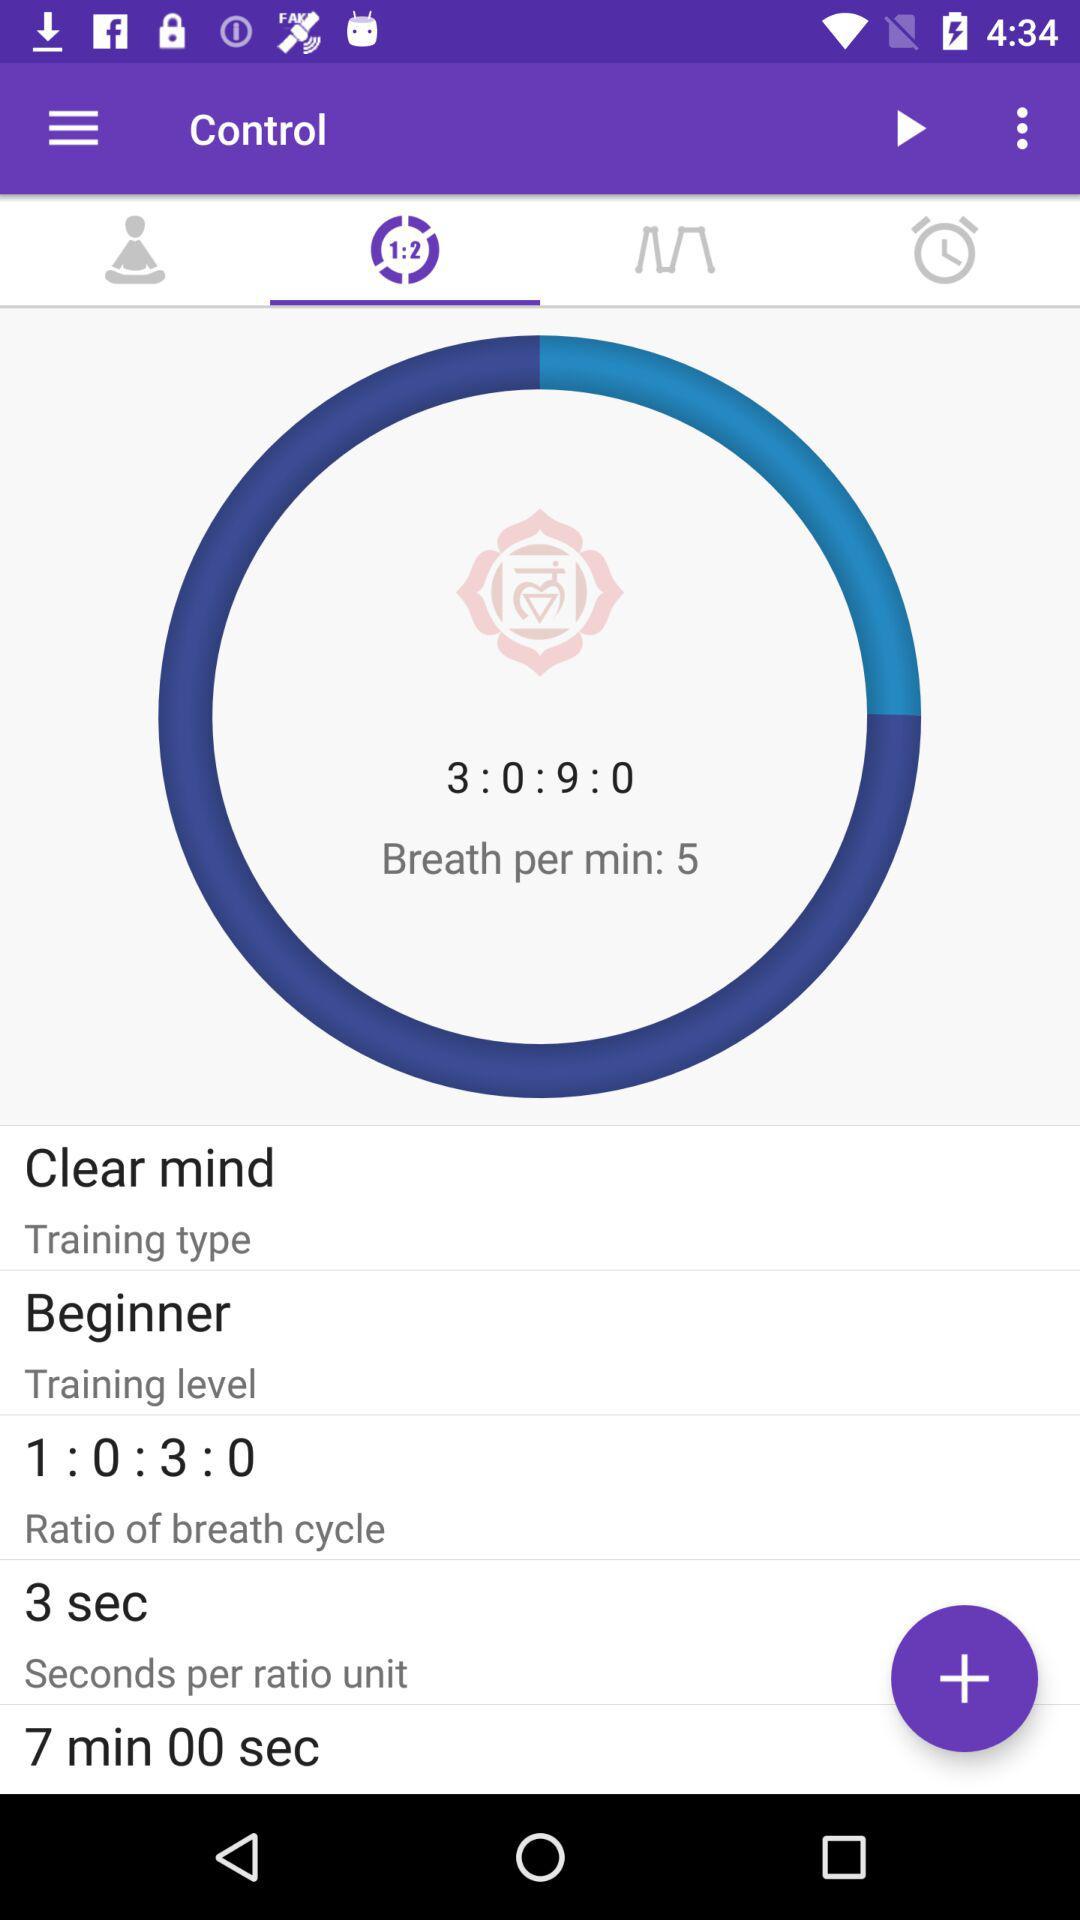 The width and height of the screenshot is (1080, 1920). Describe the element at coordinates (540, 1165) in the screenshot. I see `the clear mind` at that location.